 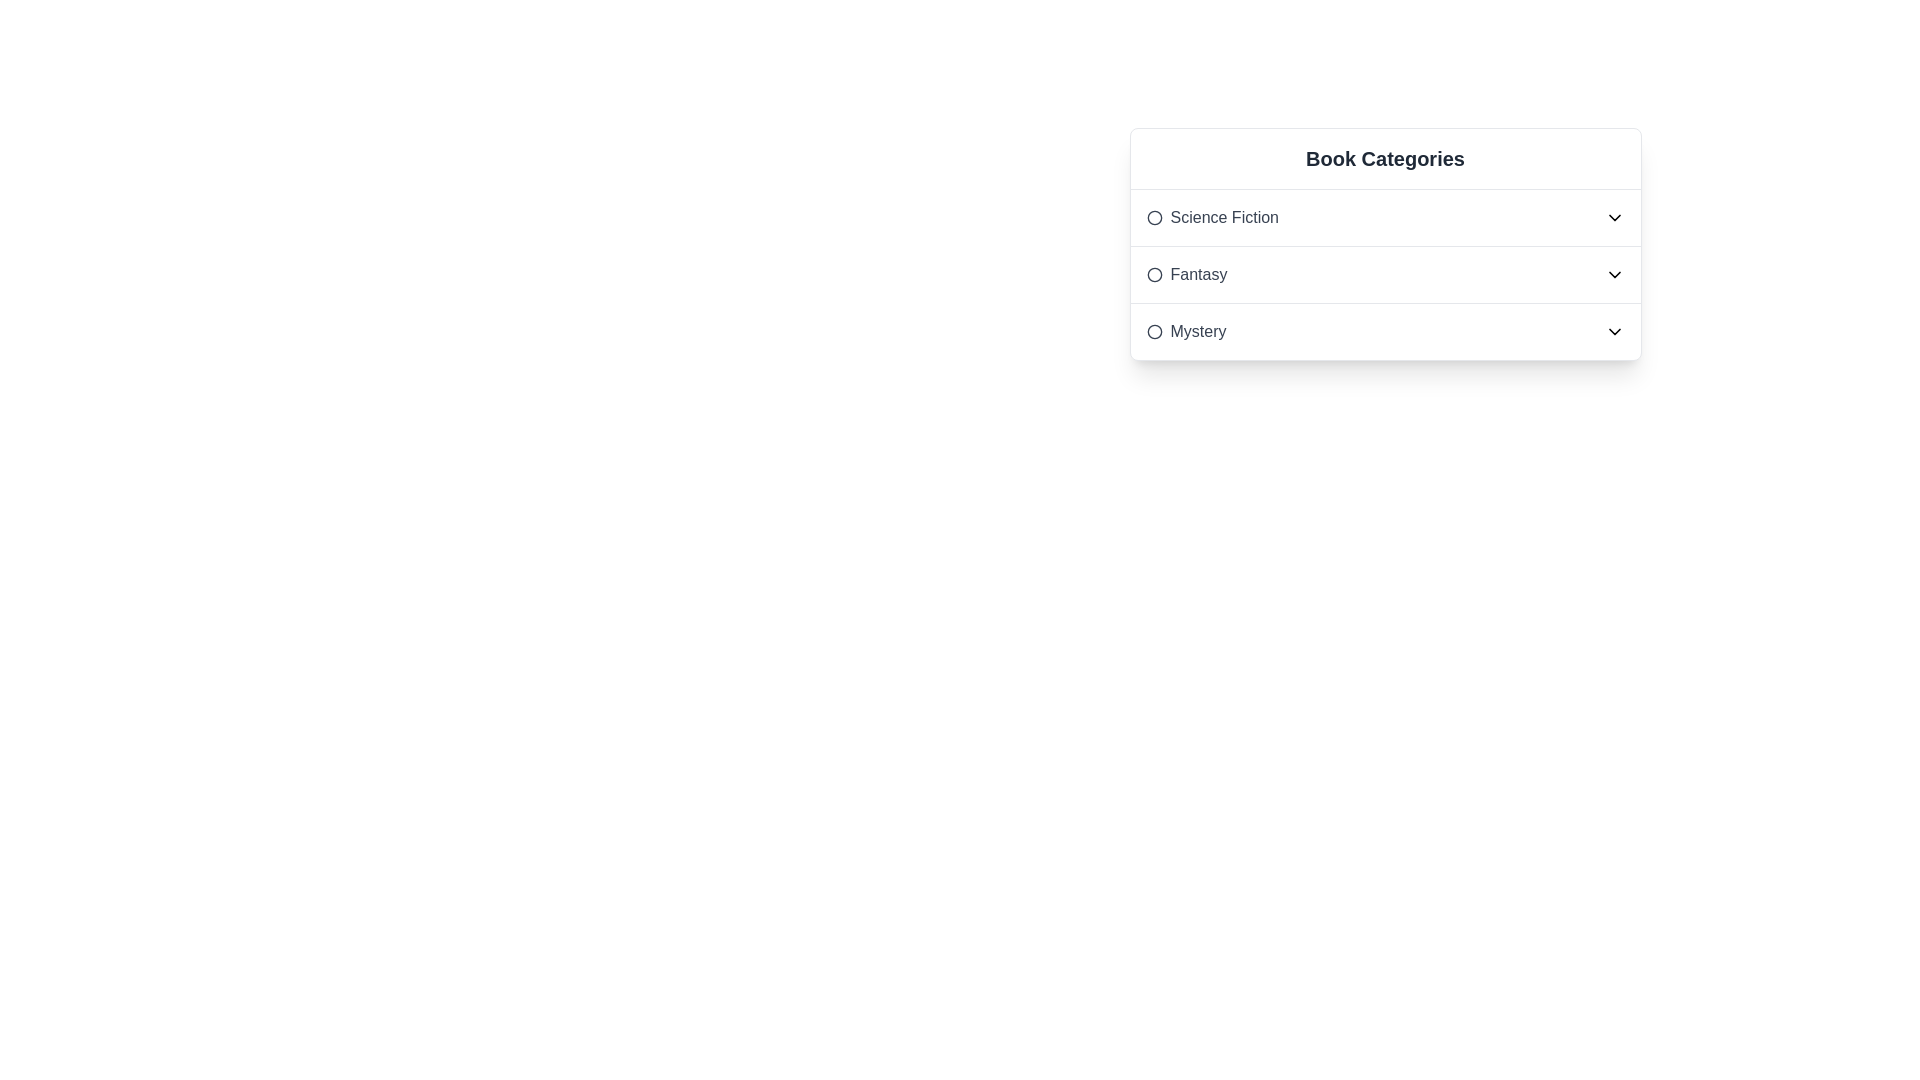 What do you see at coordinates (1154, 274) in the screenshot?
I see `the radio button` at bounding box center [1154, 274].